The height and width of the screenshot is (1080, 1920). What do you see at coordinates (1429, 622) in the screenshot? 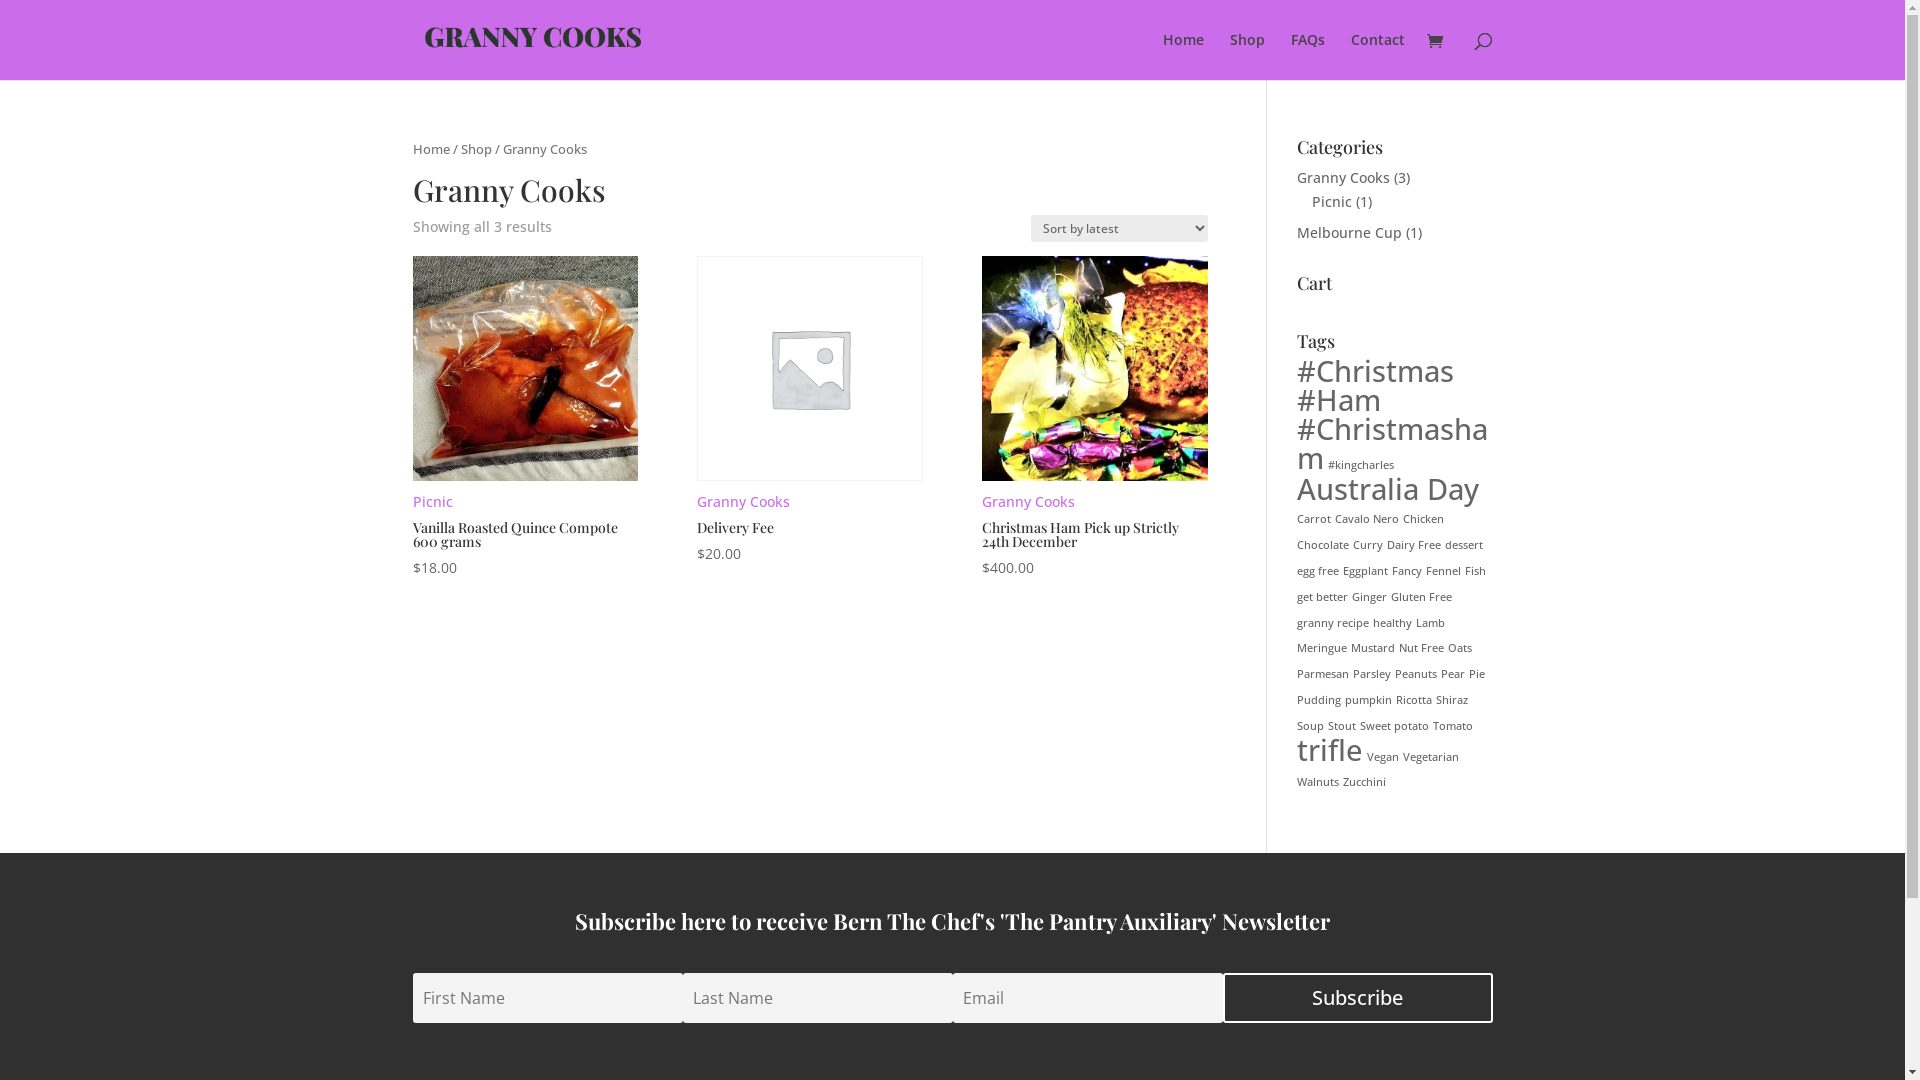
I see `'Lamb'` at bounding box center [1429, 622].